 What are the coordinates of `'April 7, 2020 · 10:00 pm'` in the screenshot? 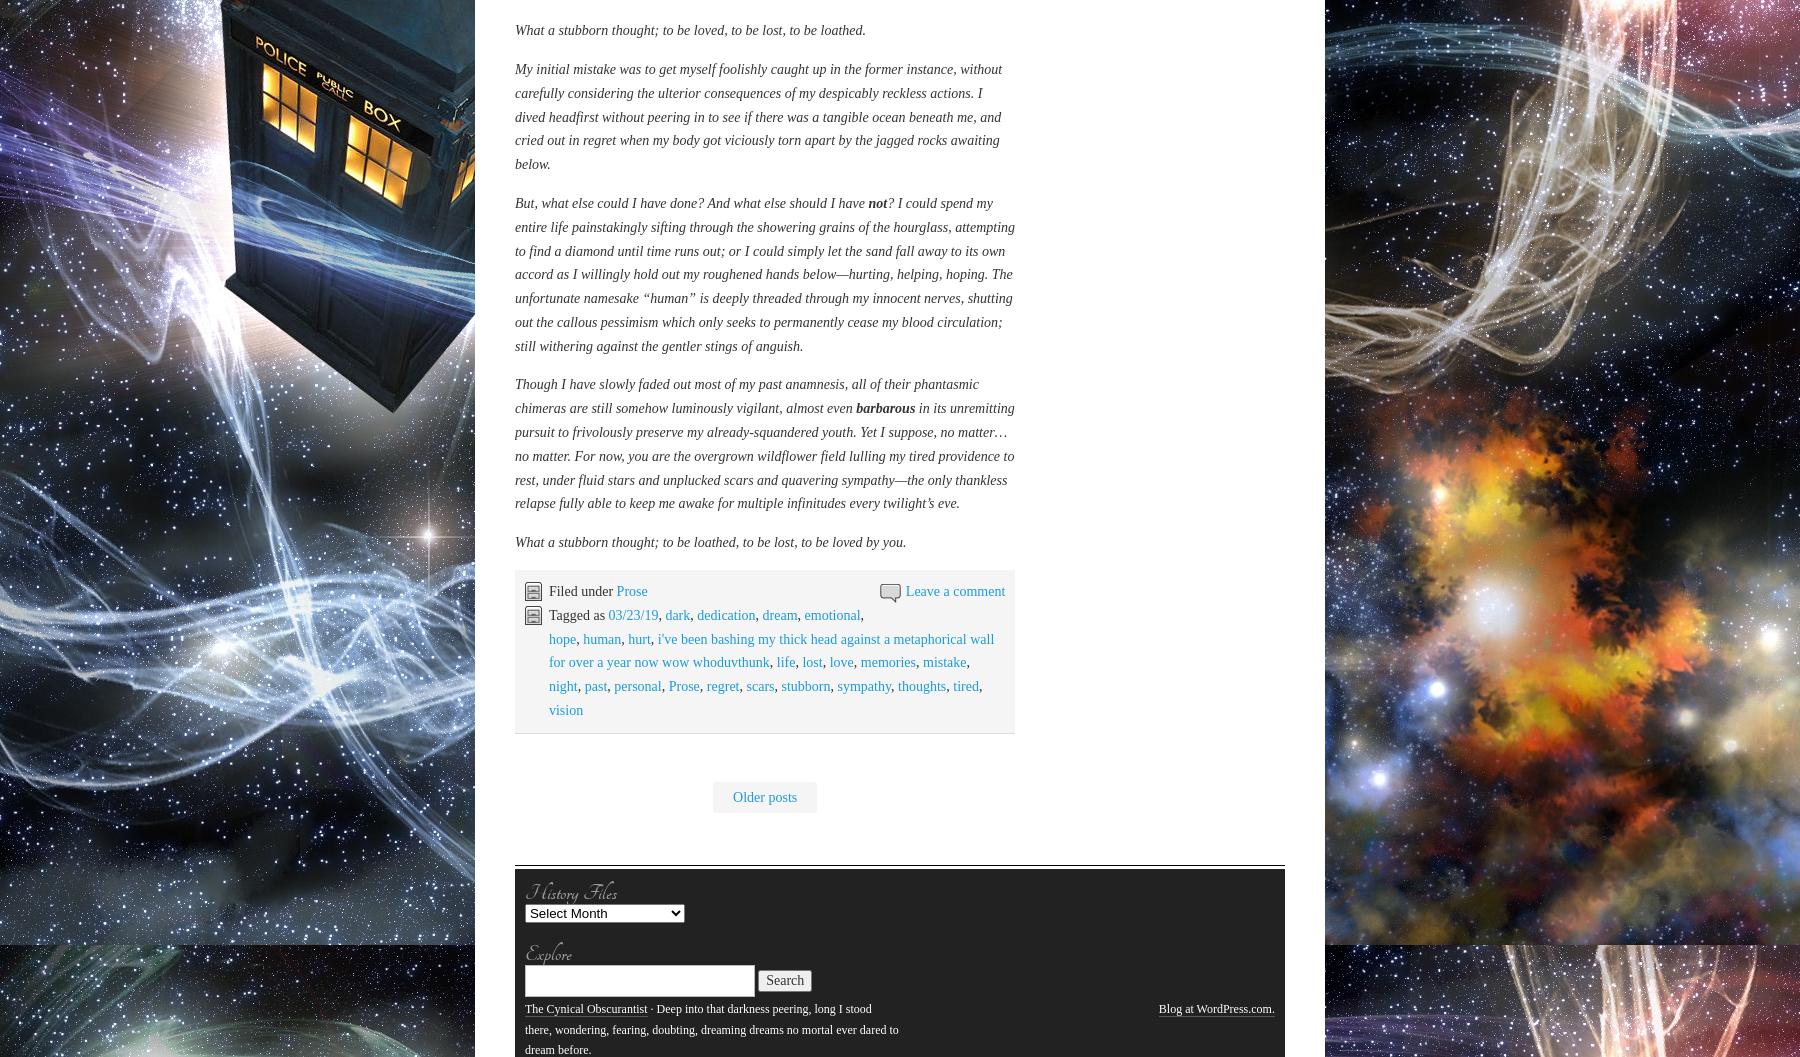 It's located at (579, 576).